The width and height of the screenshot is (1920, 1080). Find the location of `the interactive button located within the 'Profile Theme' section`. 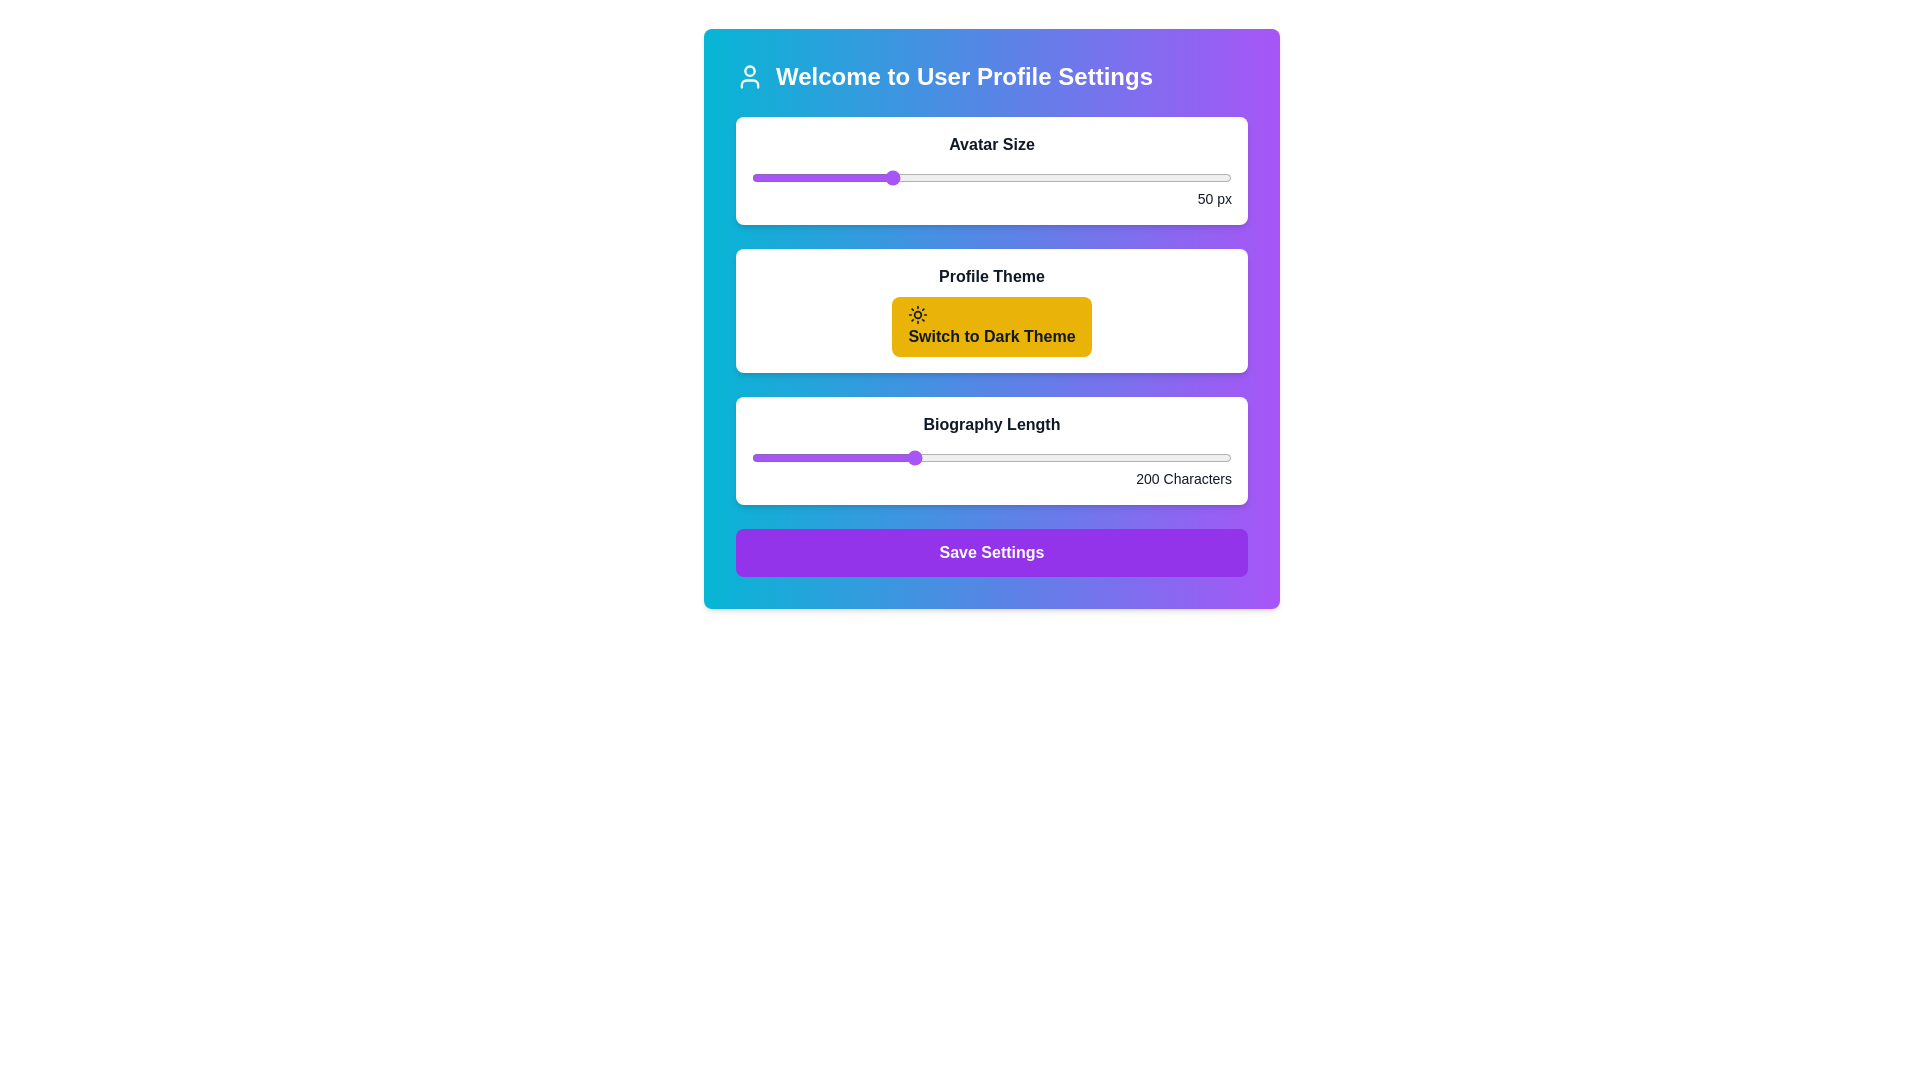

the interactive button located within the 'Profile Theme' section is located at coordinates (992, 326).